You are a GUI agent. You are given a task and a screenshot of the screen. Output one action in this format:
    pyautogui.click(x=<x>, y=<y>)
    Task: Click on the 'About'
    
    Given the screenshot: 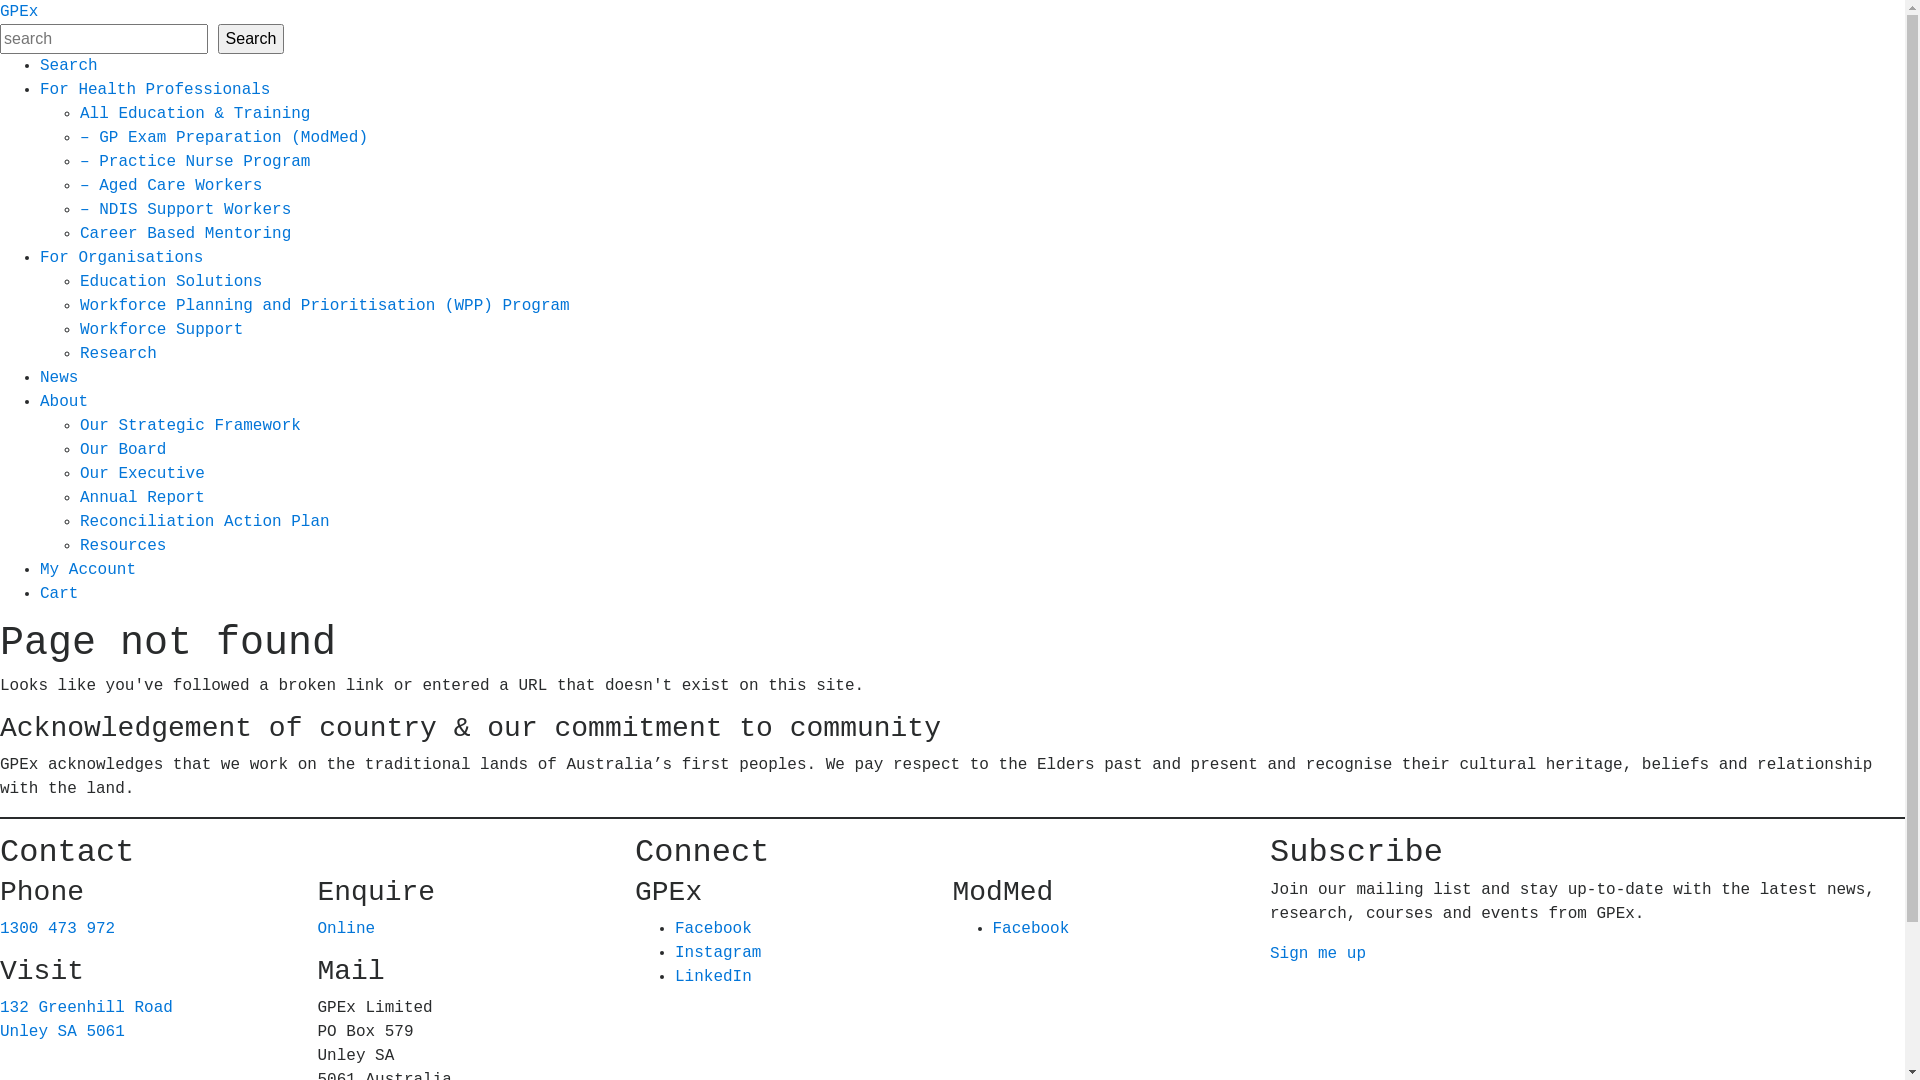 What is the action you would take?
    pyautogui.click(x=63, y=401)
    